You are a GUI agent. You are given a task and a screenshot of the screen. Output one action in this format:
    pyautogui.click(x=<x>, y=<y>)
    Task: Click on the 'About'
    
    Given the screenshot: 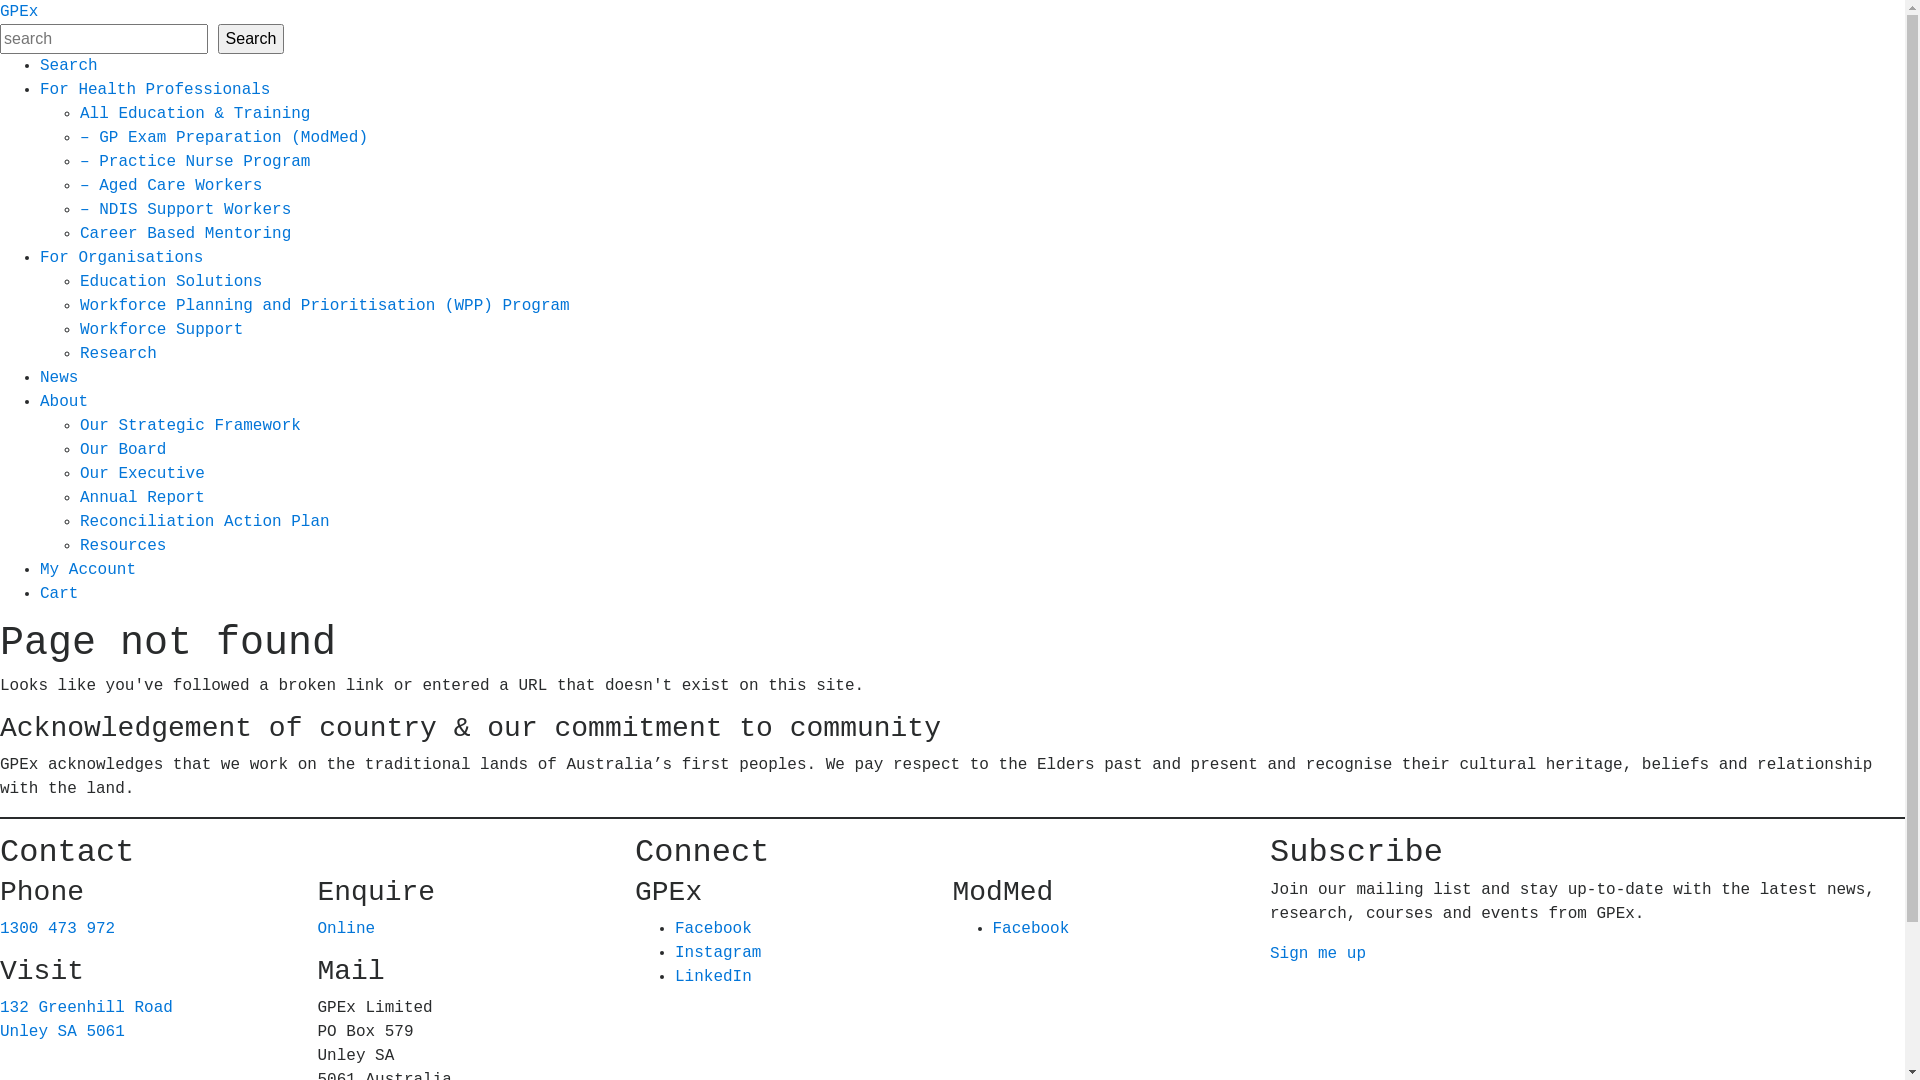 What is the action you would take?
    pyautogui.click(x=63, y=401)
    